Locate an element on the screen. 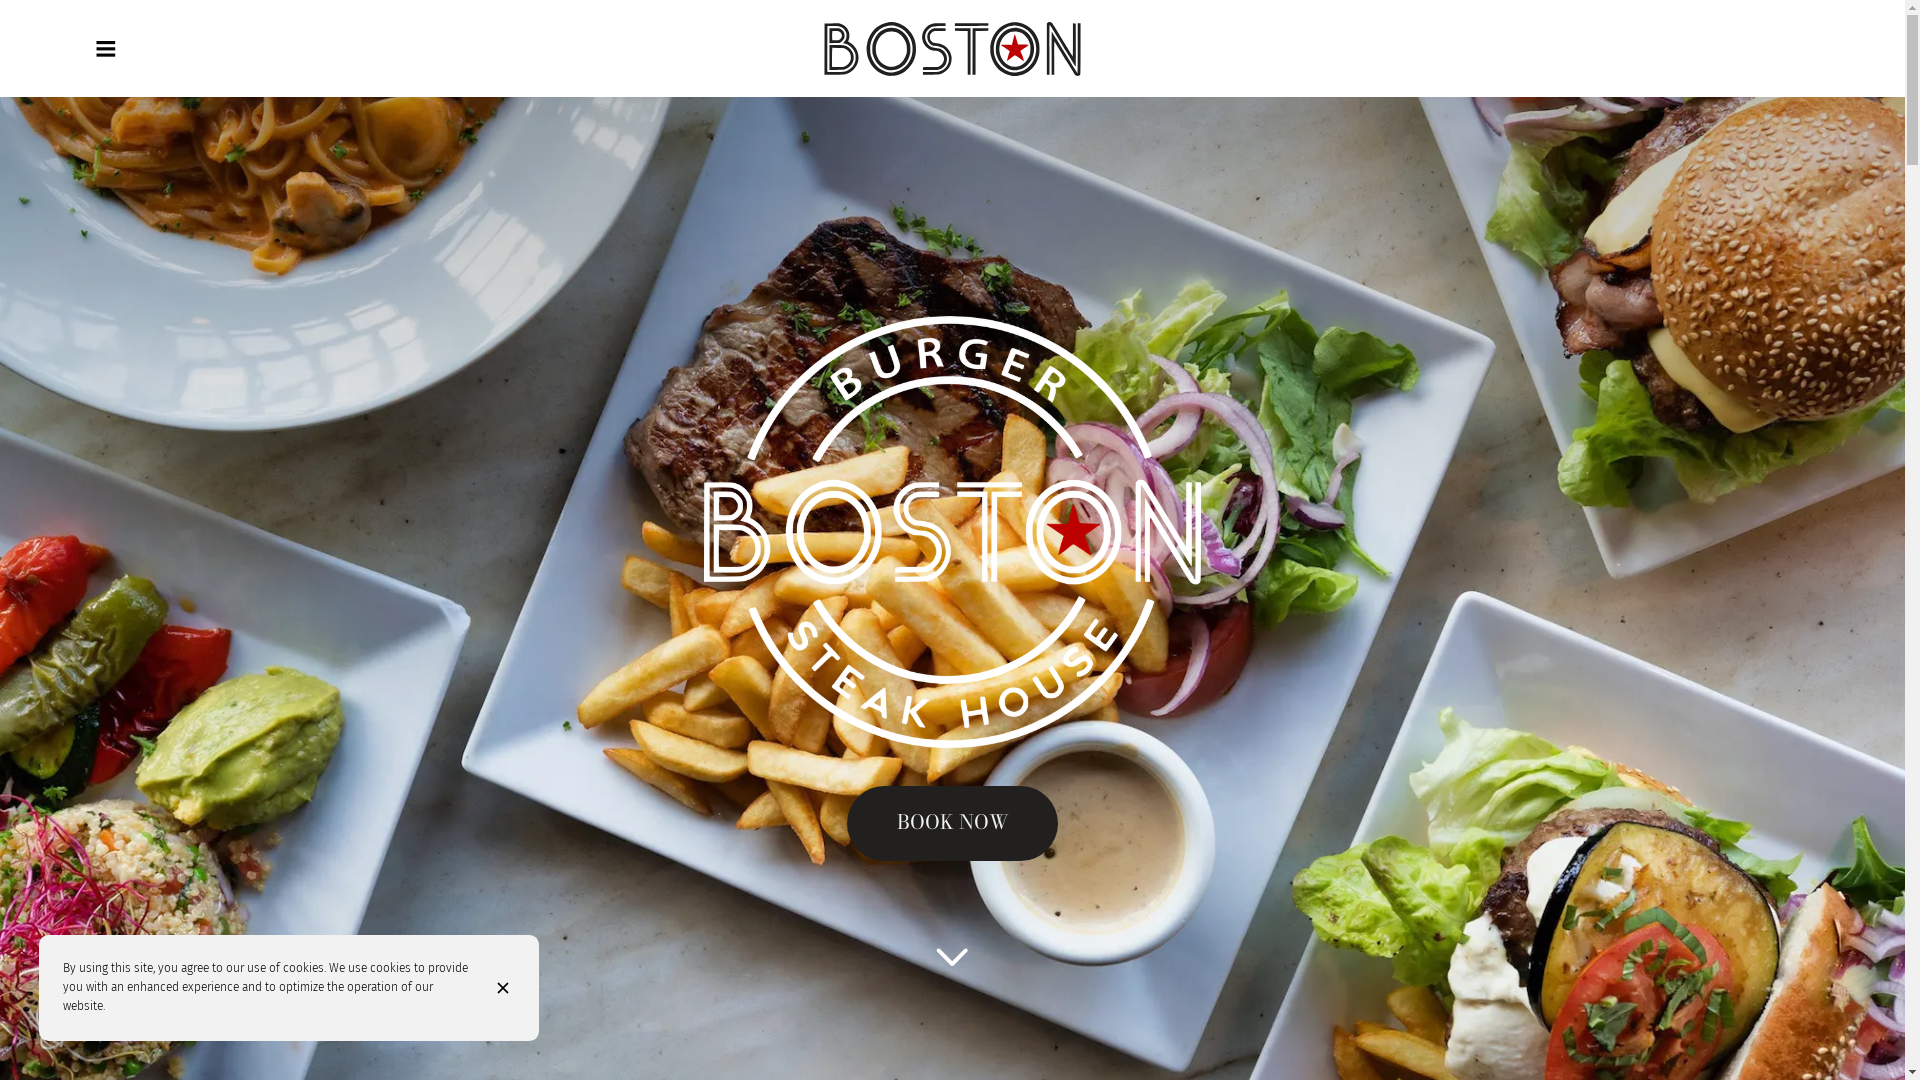 The image size is (1920, 1080). 'BOOK NOW' is located at coordinates (950, 823).